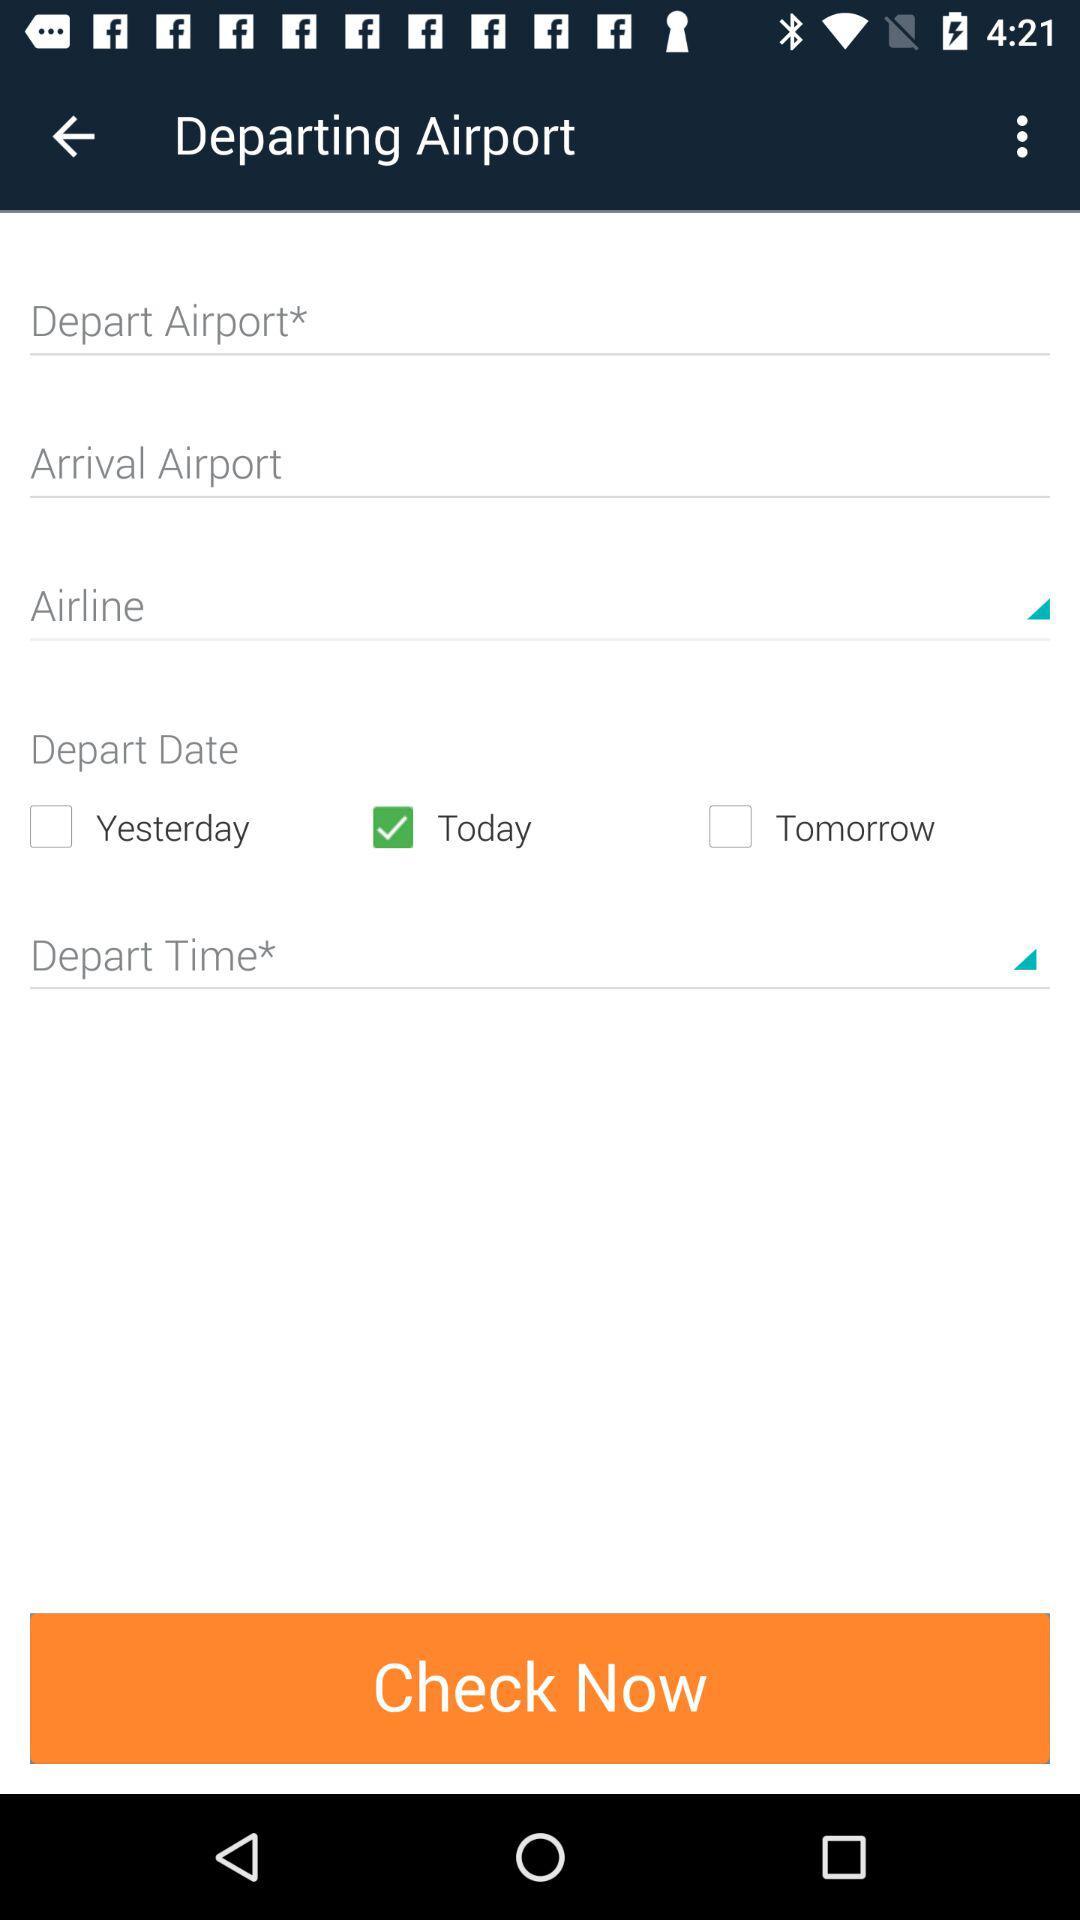 This screenshot has width=1080, height=1920. Describe the element at coordinates (538, 826) in the screenshot. I see `the today icon` at that location.